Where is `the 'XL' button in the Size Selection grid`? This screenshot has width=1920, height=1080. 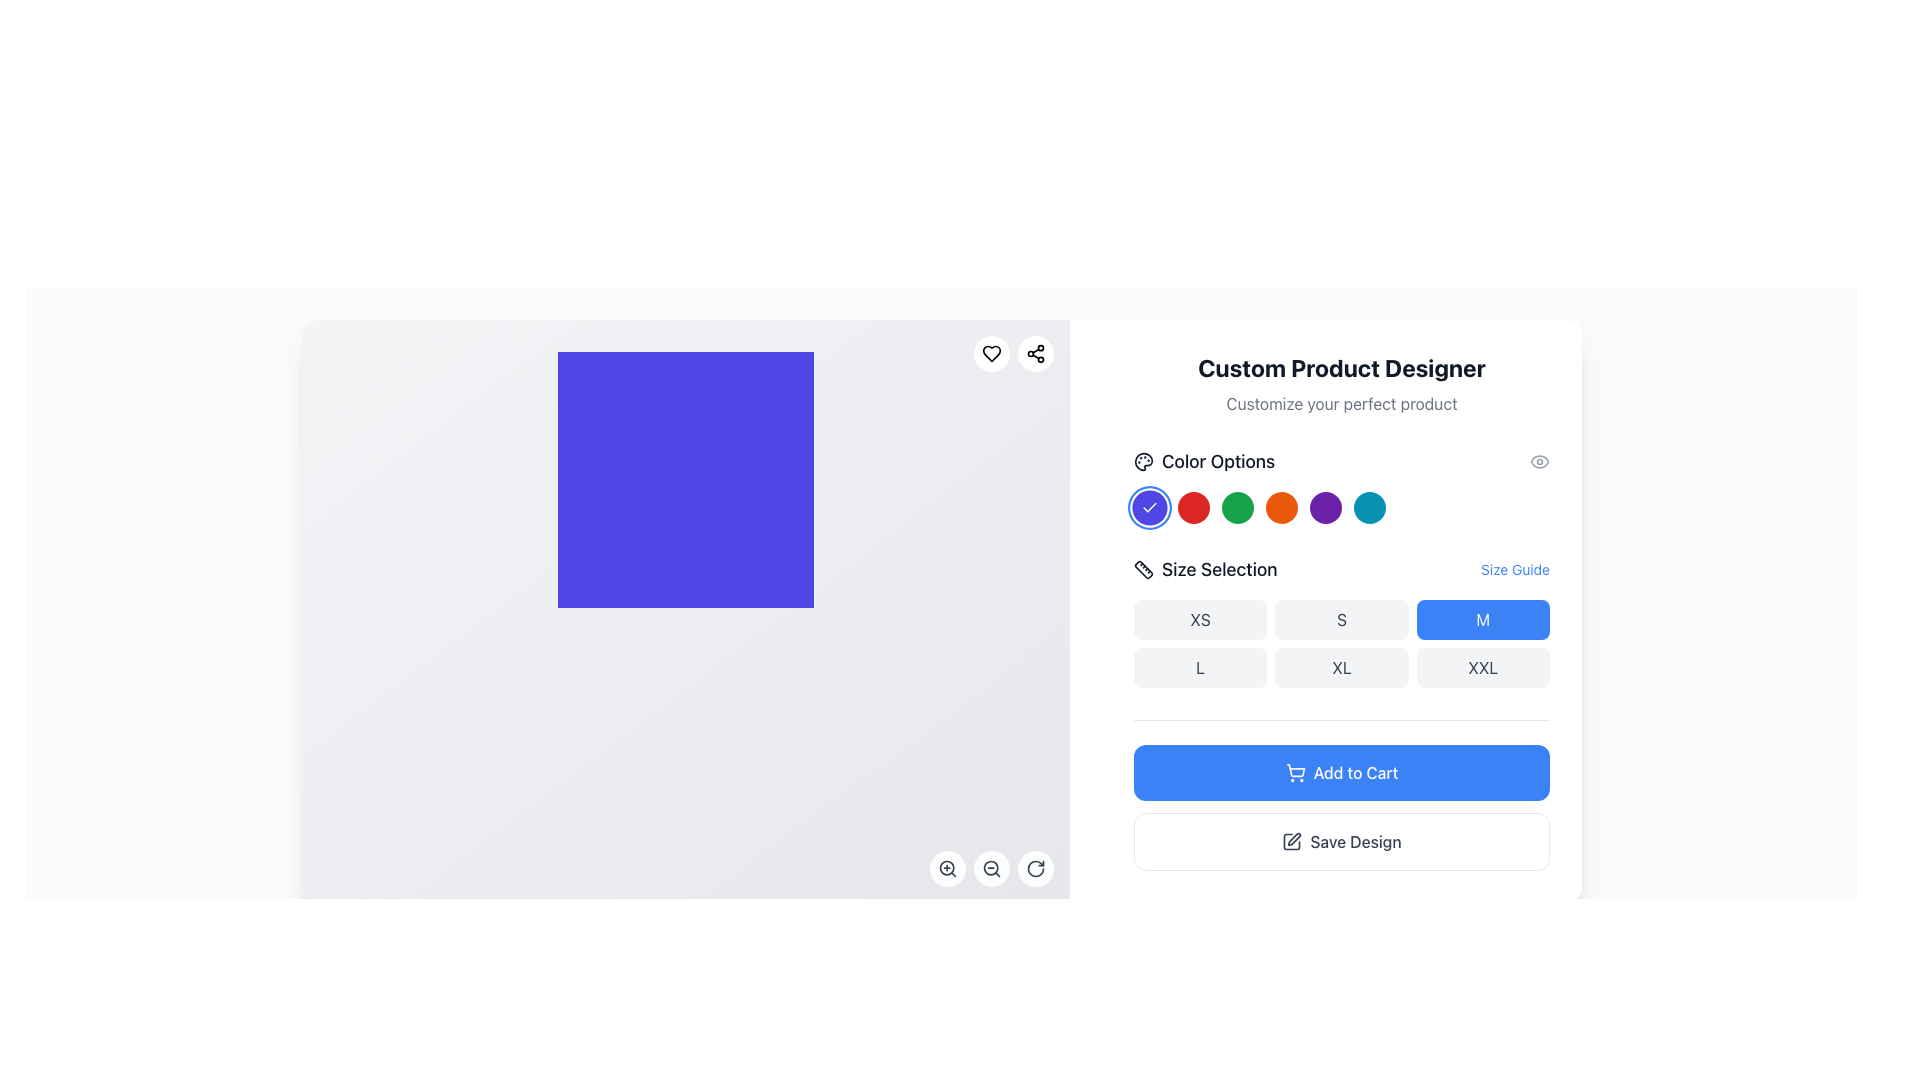
the 'XL' button in the Size Selection grid is located at coordinates (1342, 667).